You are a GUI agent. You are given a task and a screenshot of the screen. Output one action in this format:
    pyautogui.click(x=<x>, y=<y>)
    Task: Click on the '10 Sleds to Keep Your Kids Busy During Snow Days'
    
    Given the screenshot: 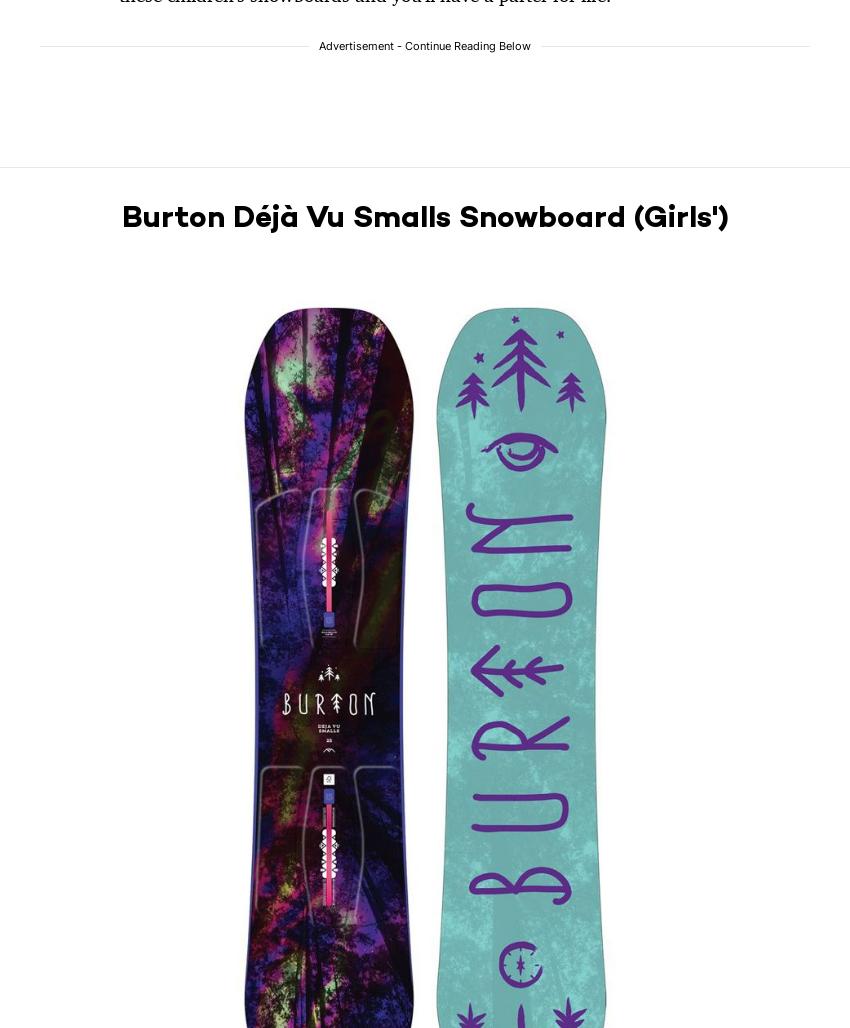 What is the action you would take?
    pyautogui.click(x=321, y=516)
    